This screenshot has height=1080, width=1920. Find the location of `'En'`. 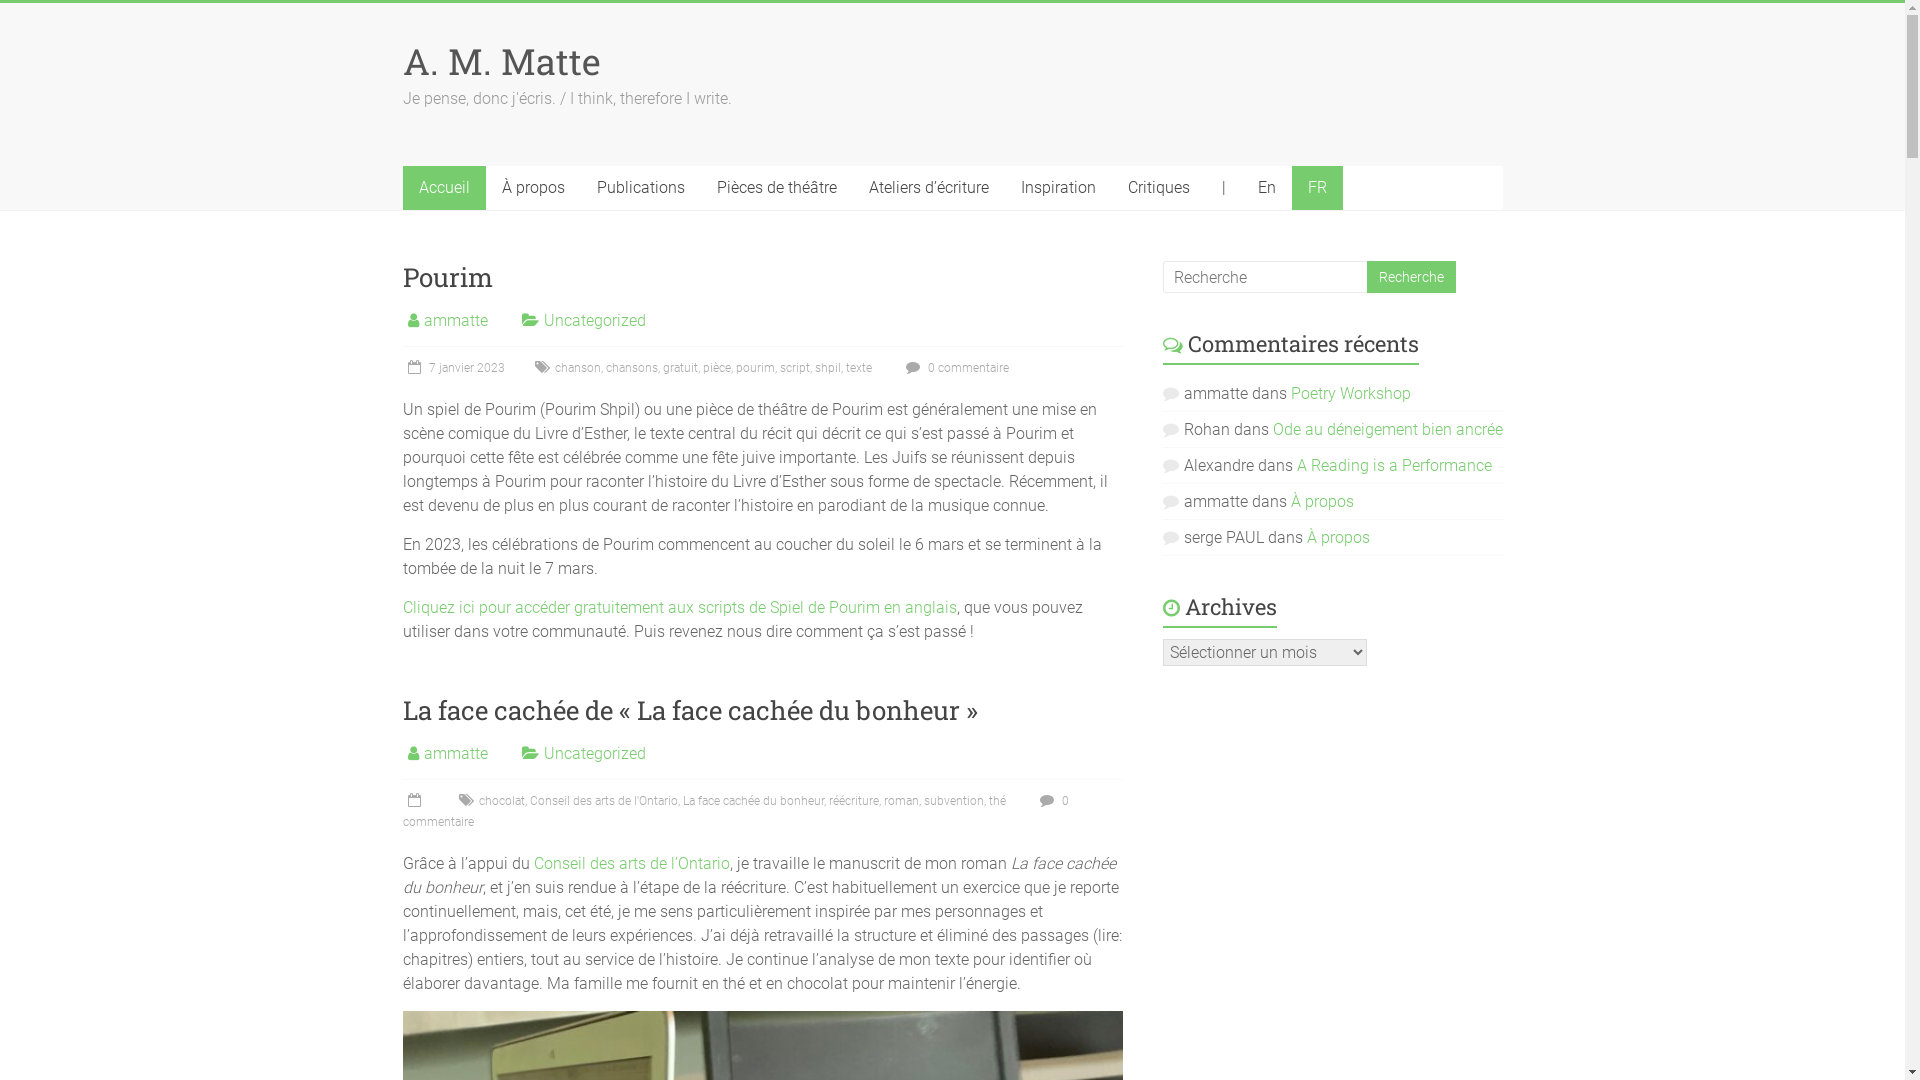

'En' is located at coordinates (1266, 188).